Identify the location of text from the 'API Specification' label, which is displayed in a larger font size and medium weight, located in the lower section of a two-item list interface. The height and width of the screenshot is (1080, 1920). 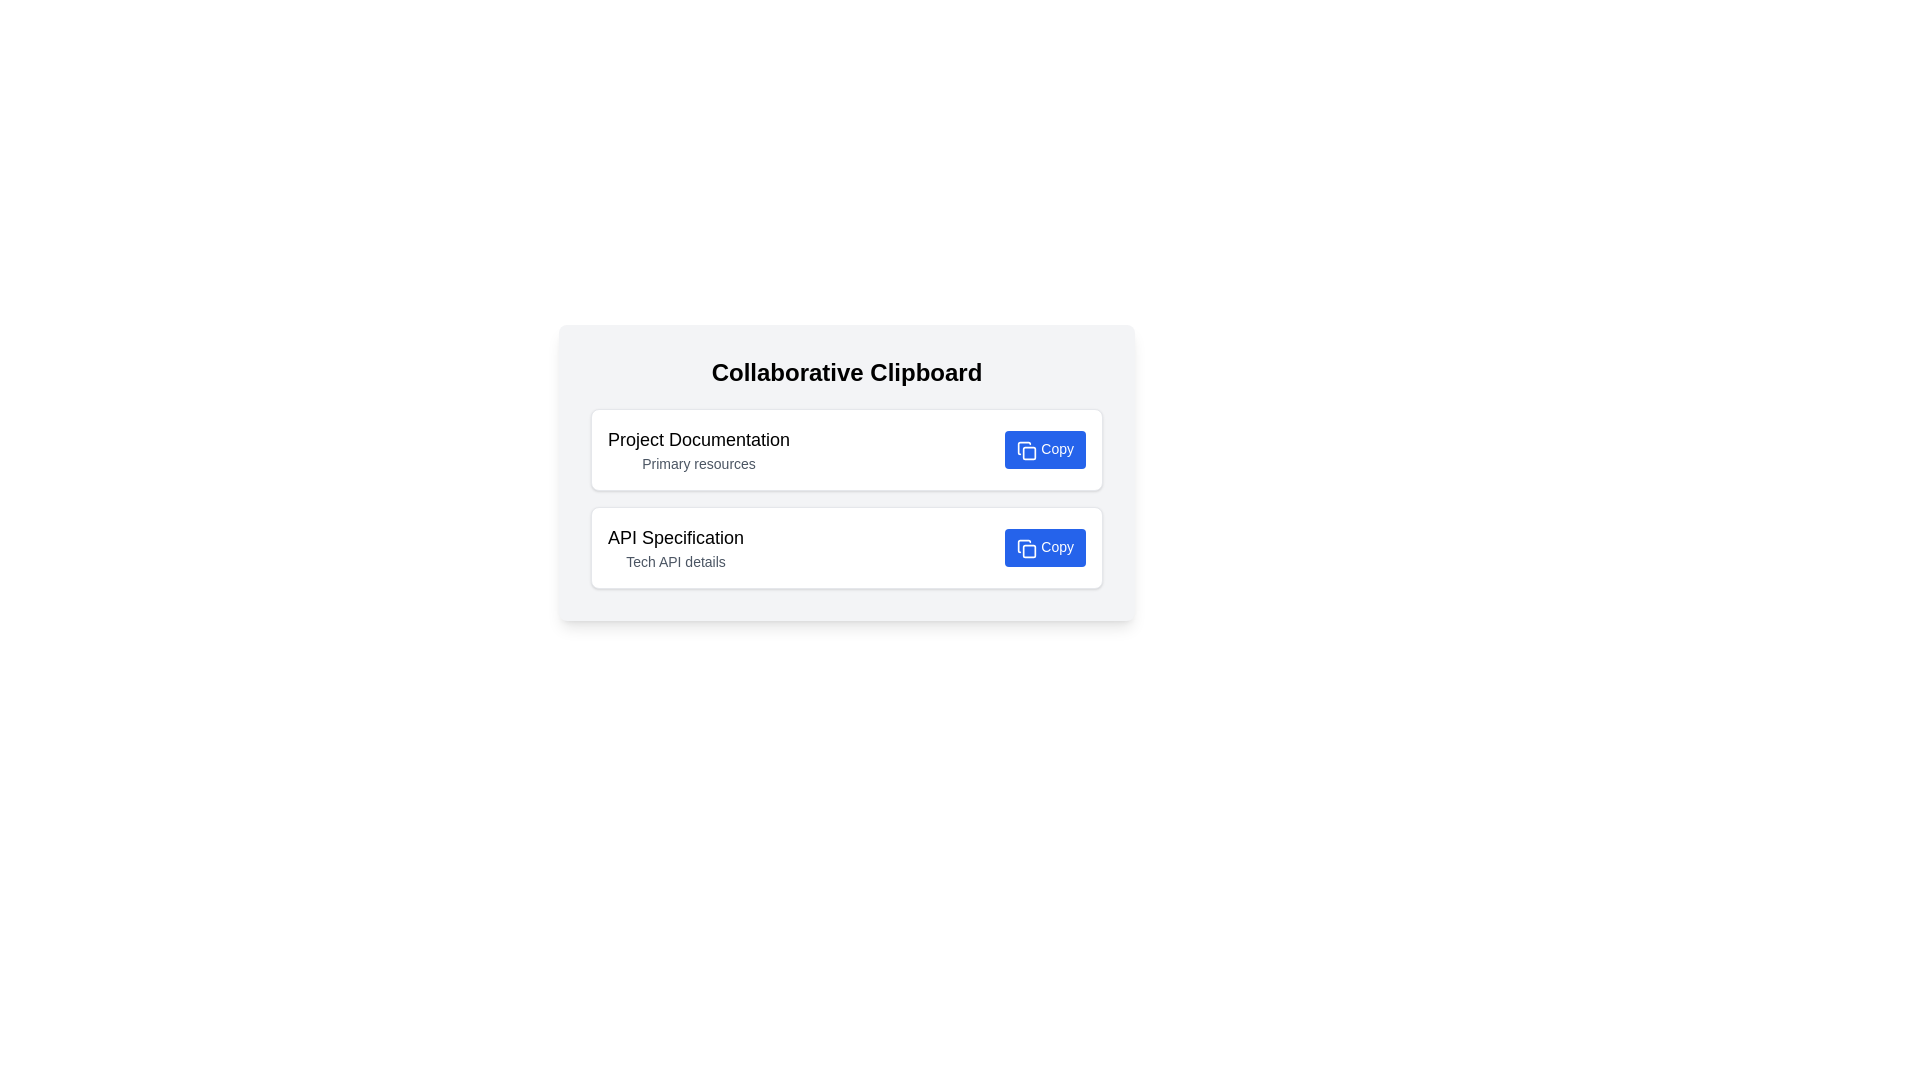
(676, 536).